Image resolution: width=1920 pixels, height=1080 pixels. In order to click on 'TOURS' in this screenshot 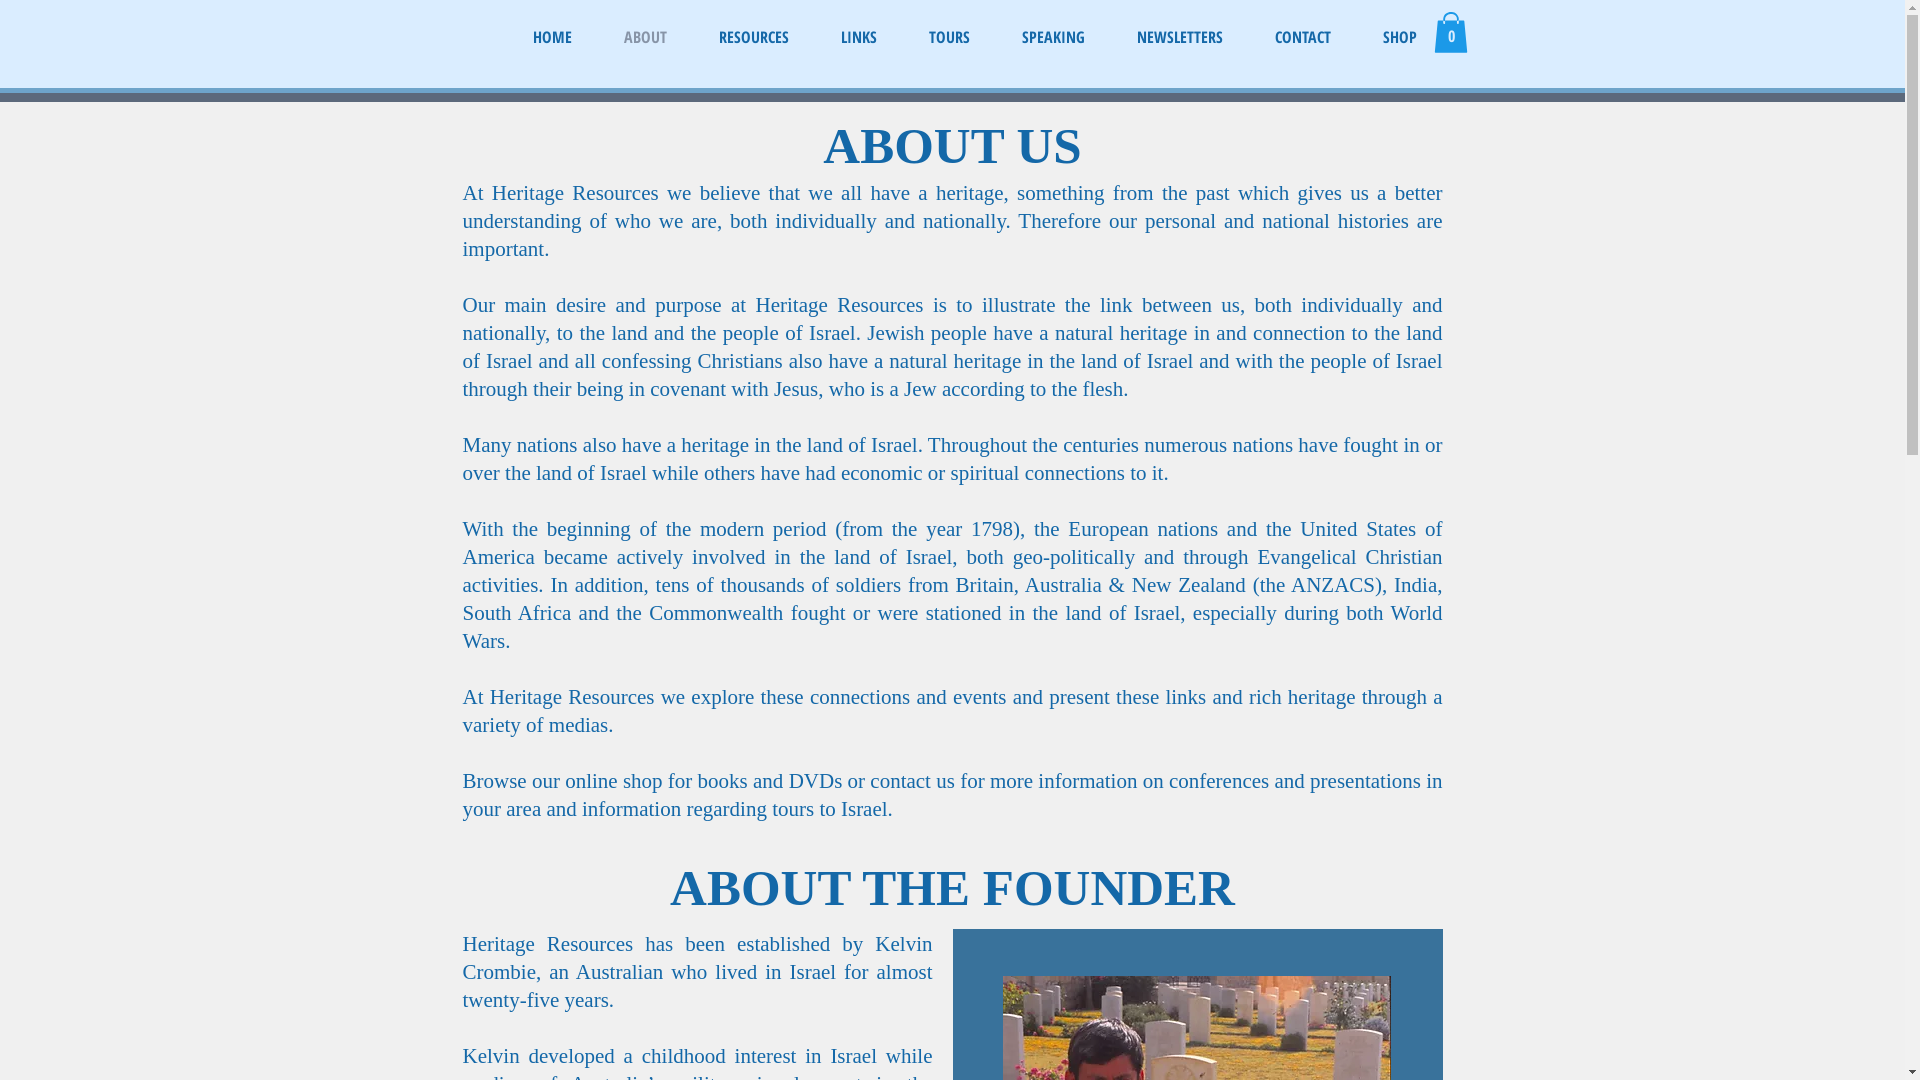, I will do `click(947, 33)`.